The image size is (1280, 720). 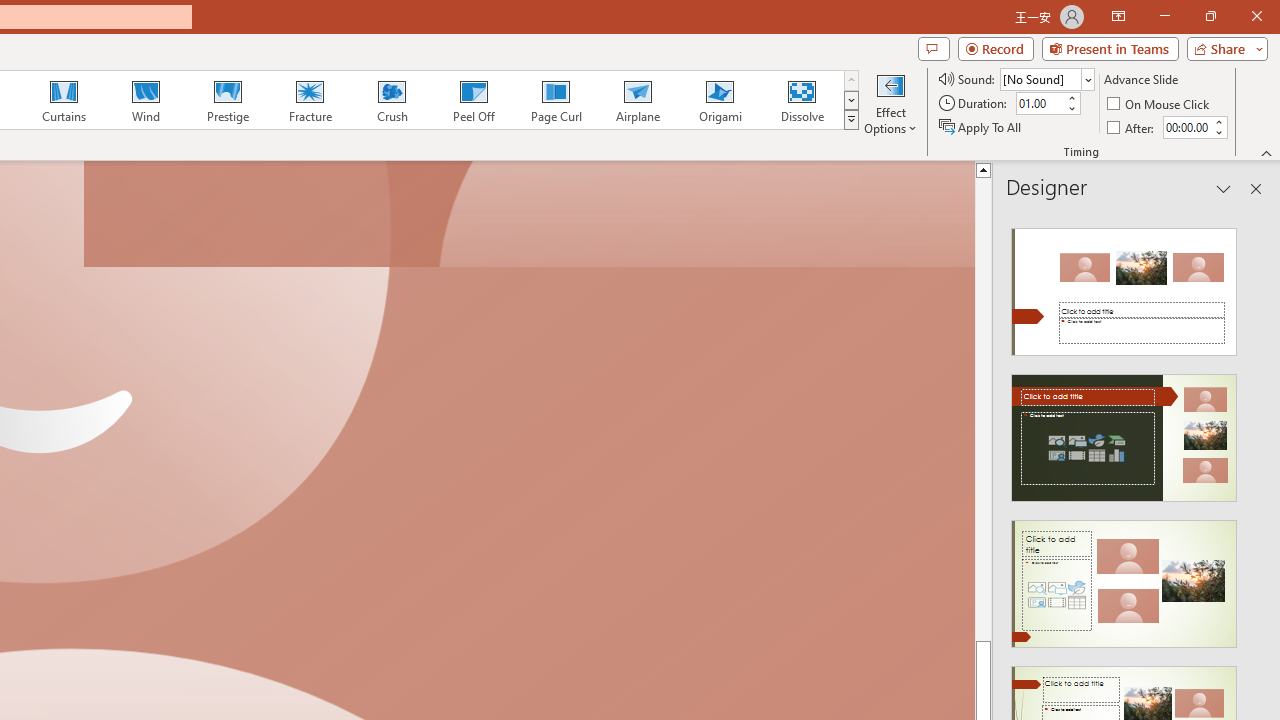 What do you see at coordinates (932, 47) in the screenshot?
I see `'Comments'` at bounding box center [932, 47].